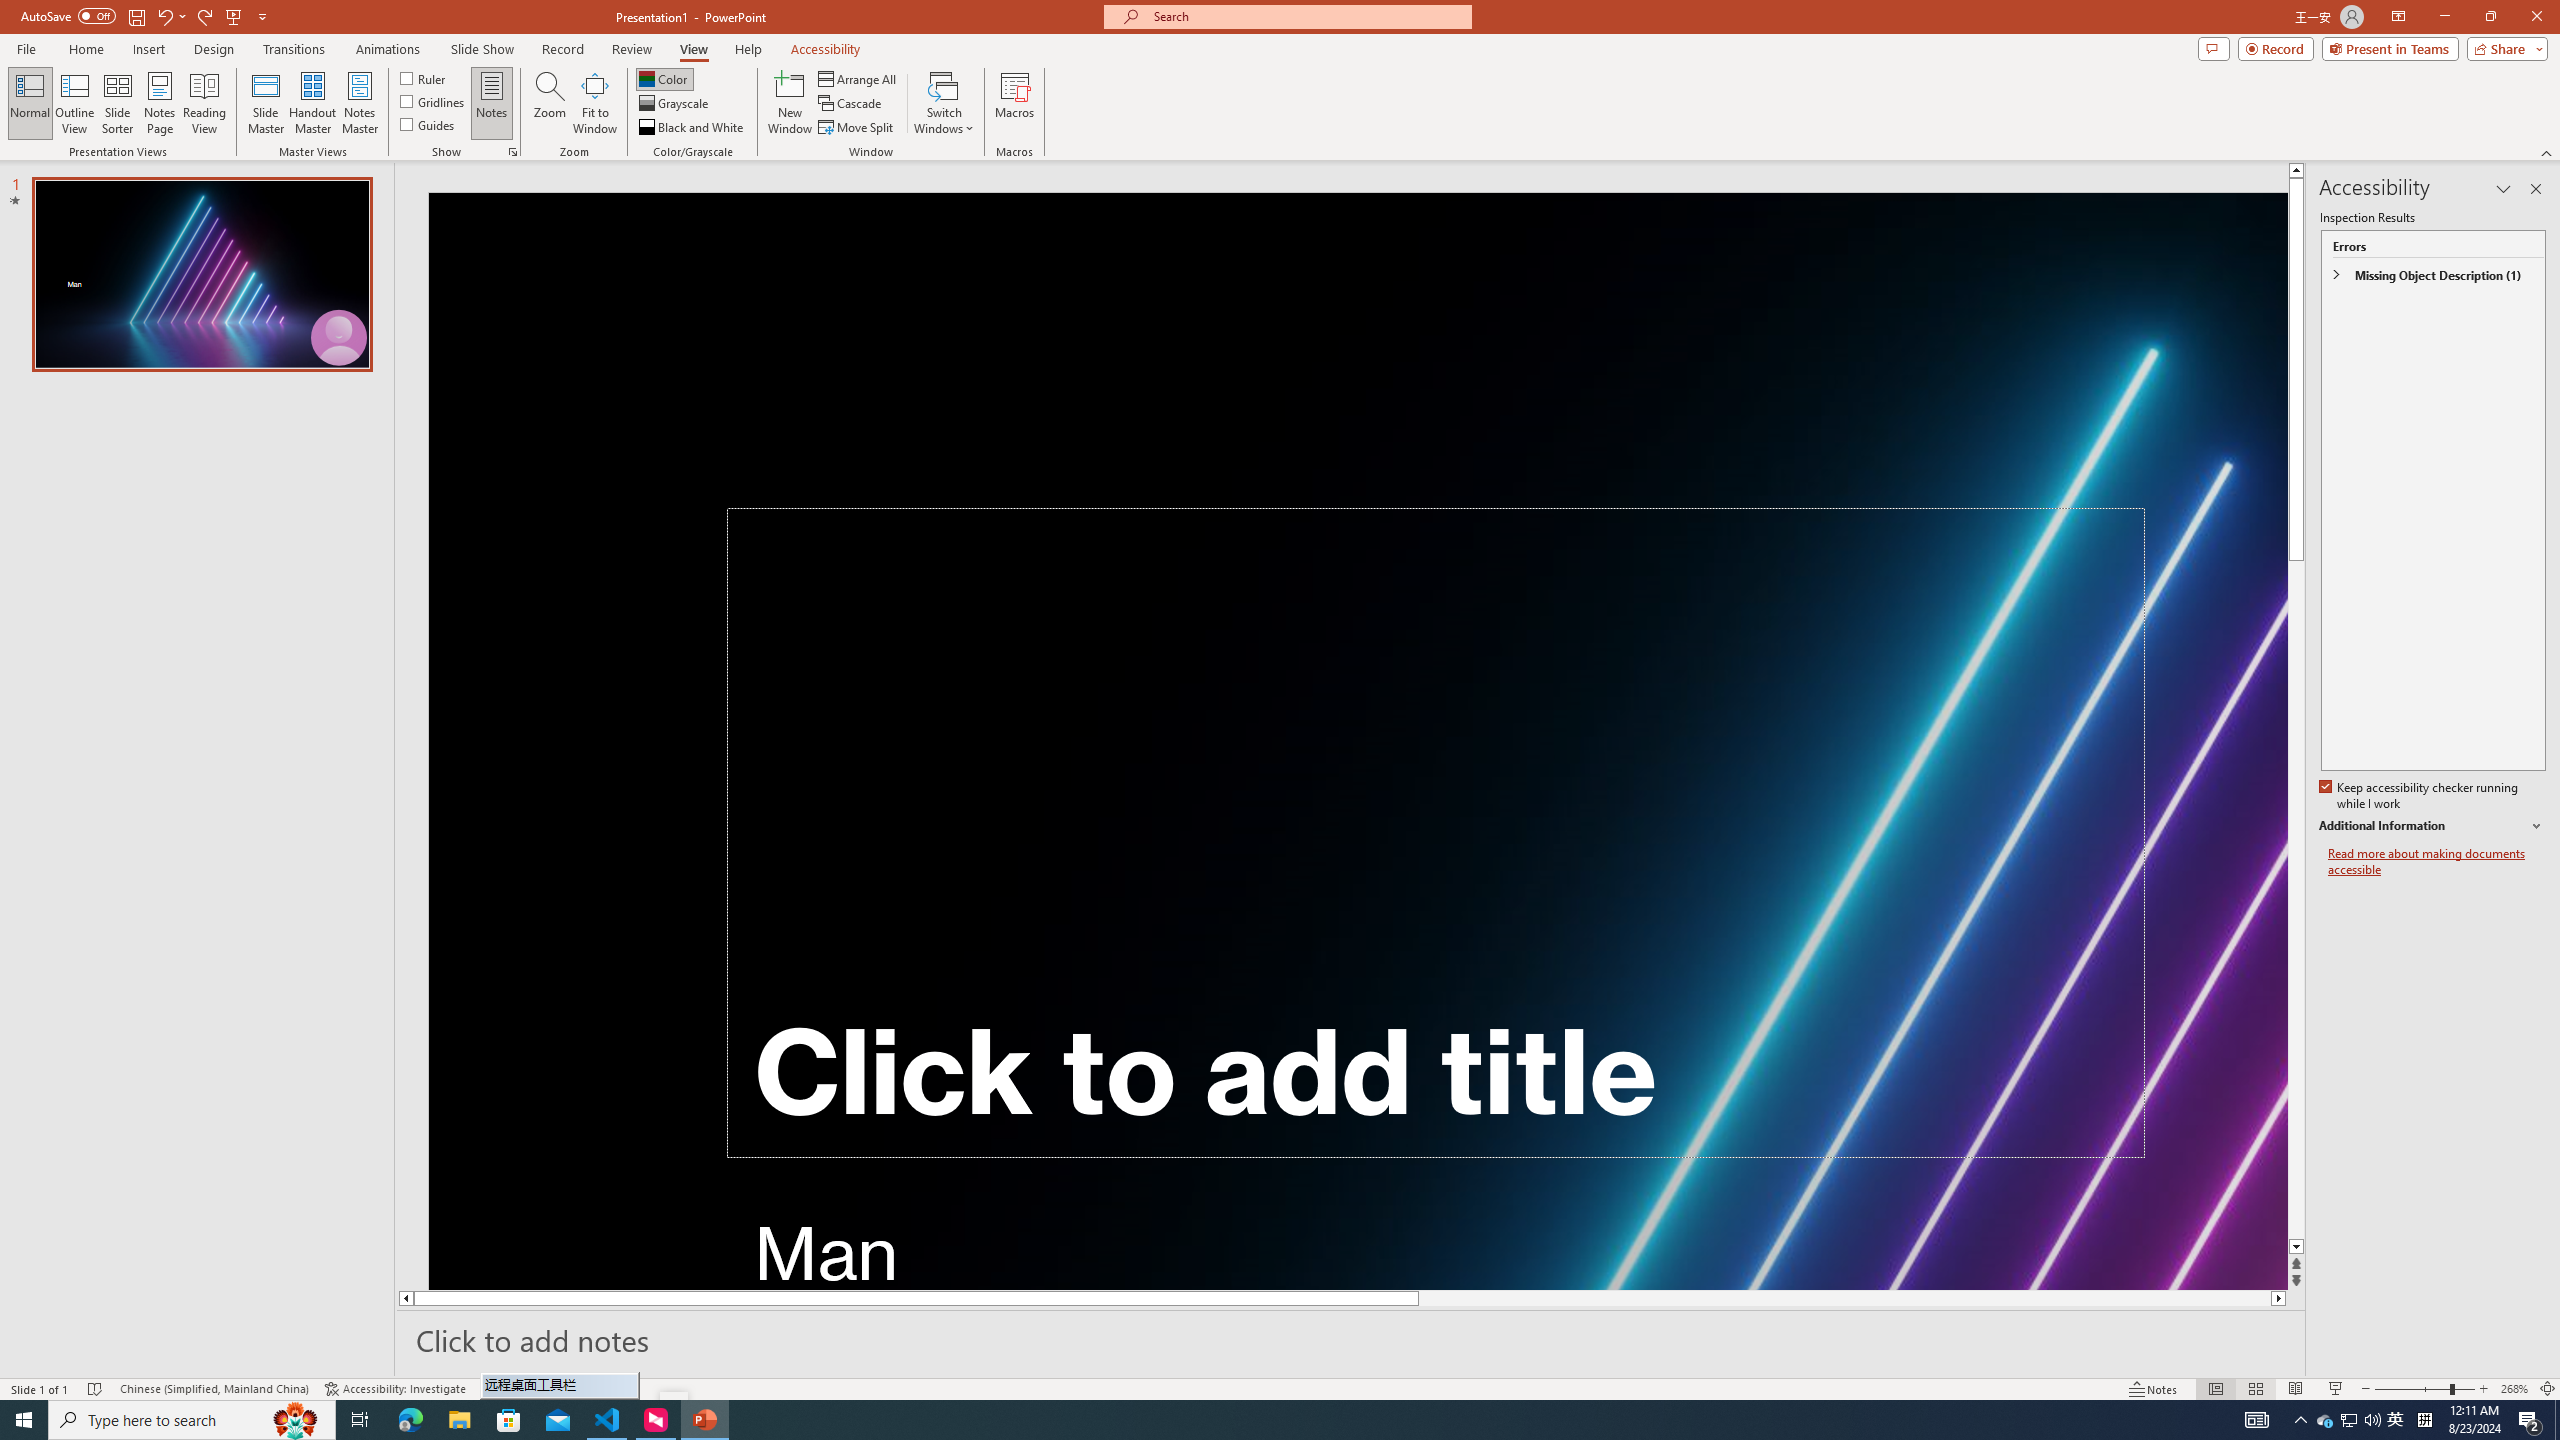 The image size is (2560, 1440). What do you see at coordinates (595, 103) in the screenshot?
I see `'Fit to Window'` at bounding box center [595, 103].